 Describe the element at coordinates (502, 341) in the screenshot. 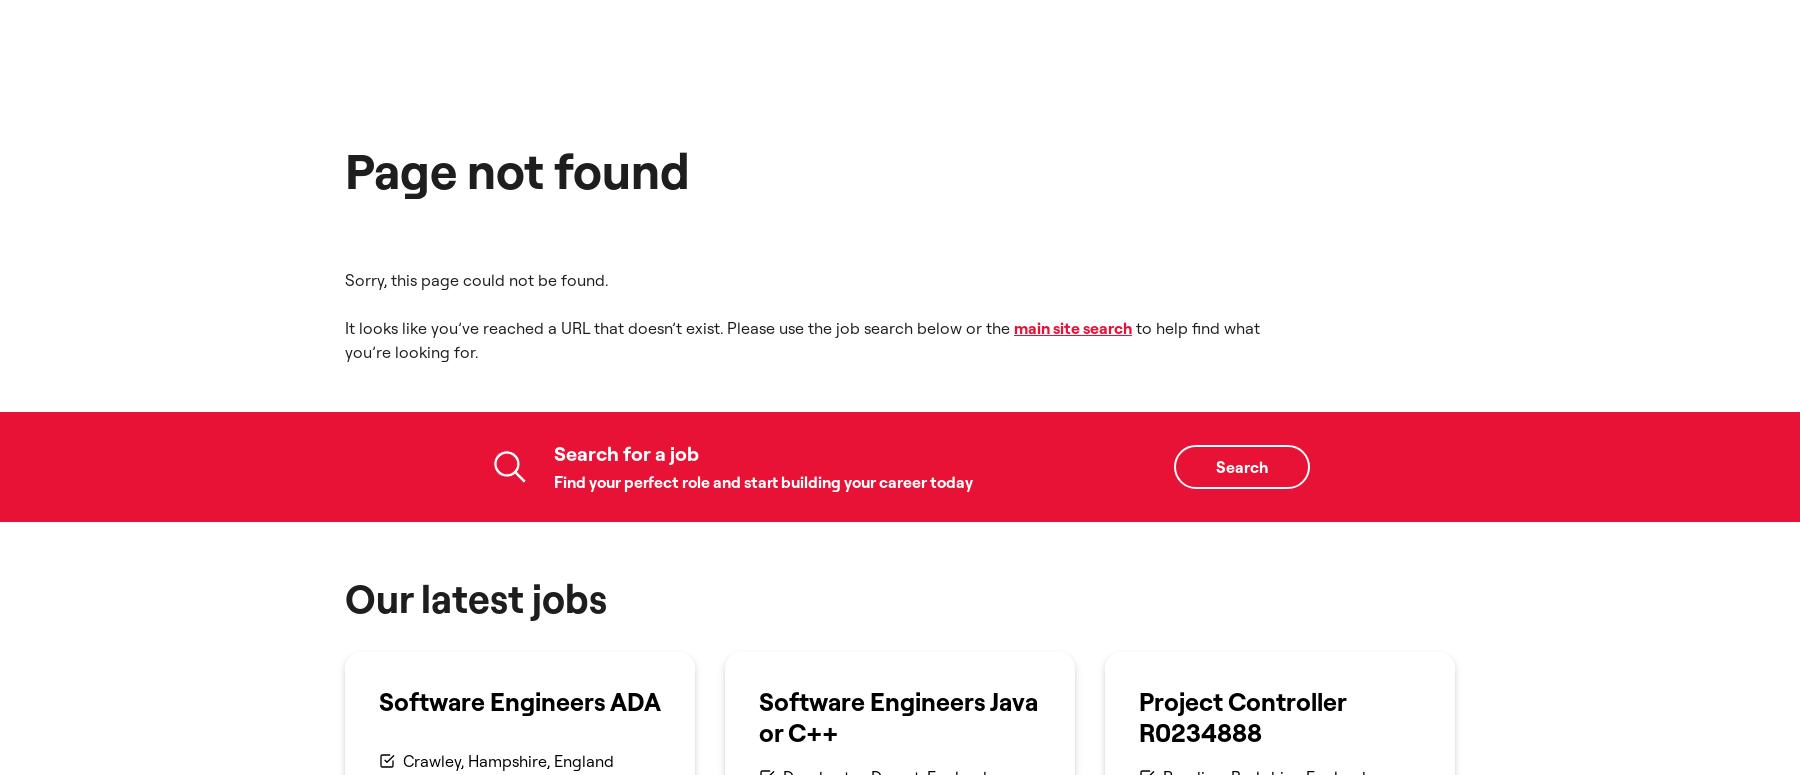

I see `'Power, Nuclear and Utilities'` at that location.